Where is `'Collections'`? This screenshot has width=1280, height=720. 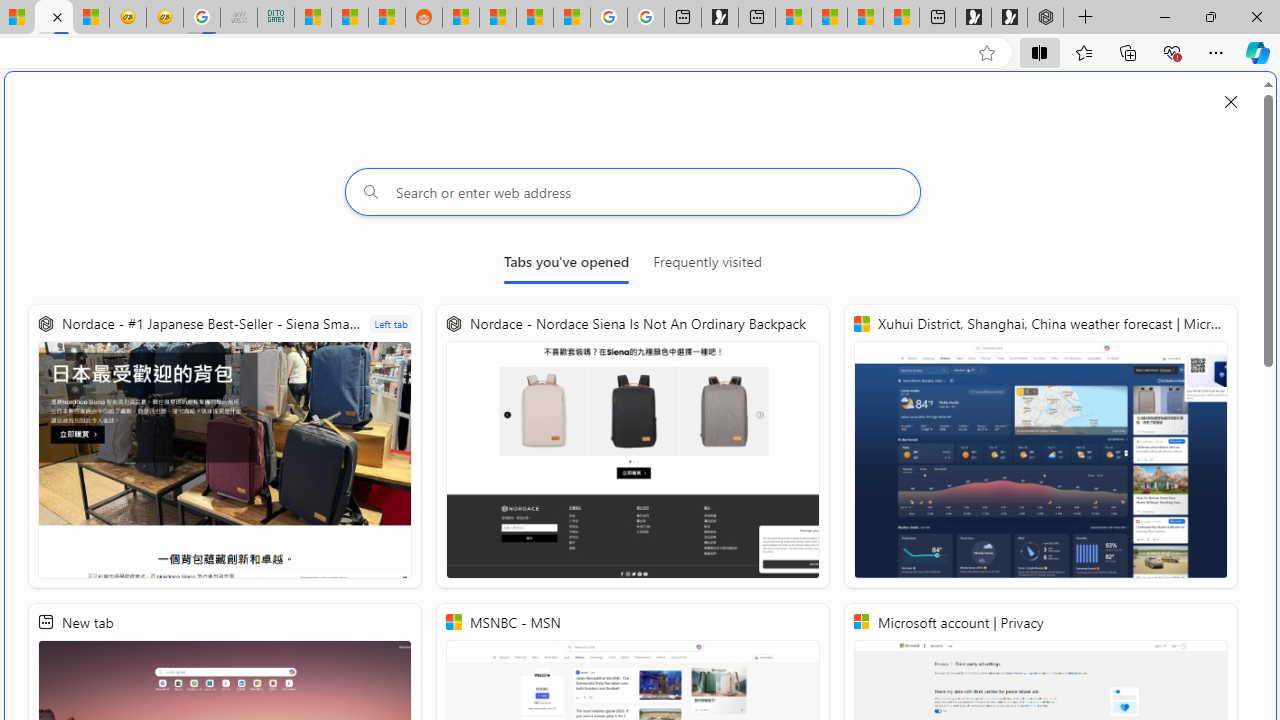 'Collections' is located at coordinates (1128, 51).